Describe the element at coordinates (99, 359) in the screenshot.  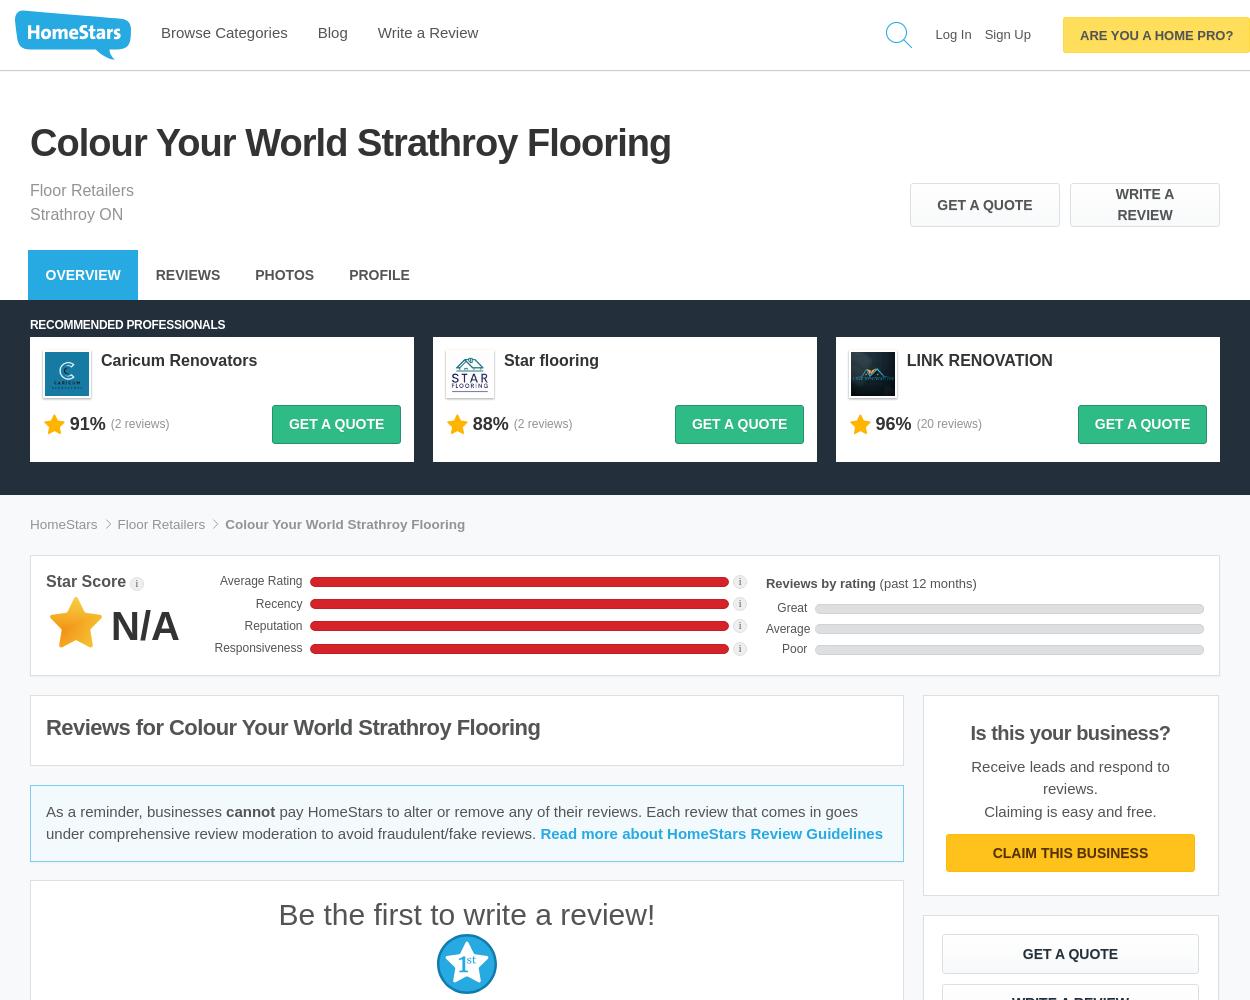
I see `'Caricum Renovators'` at that location.